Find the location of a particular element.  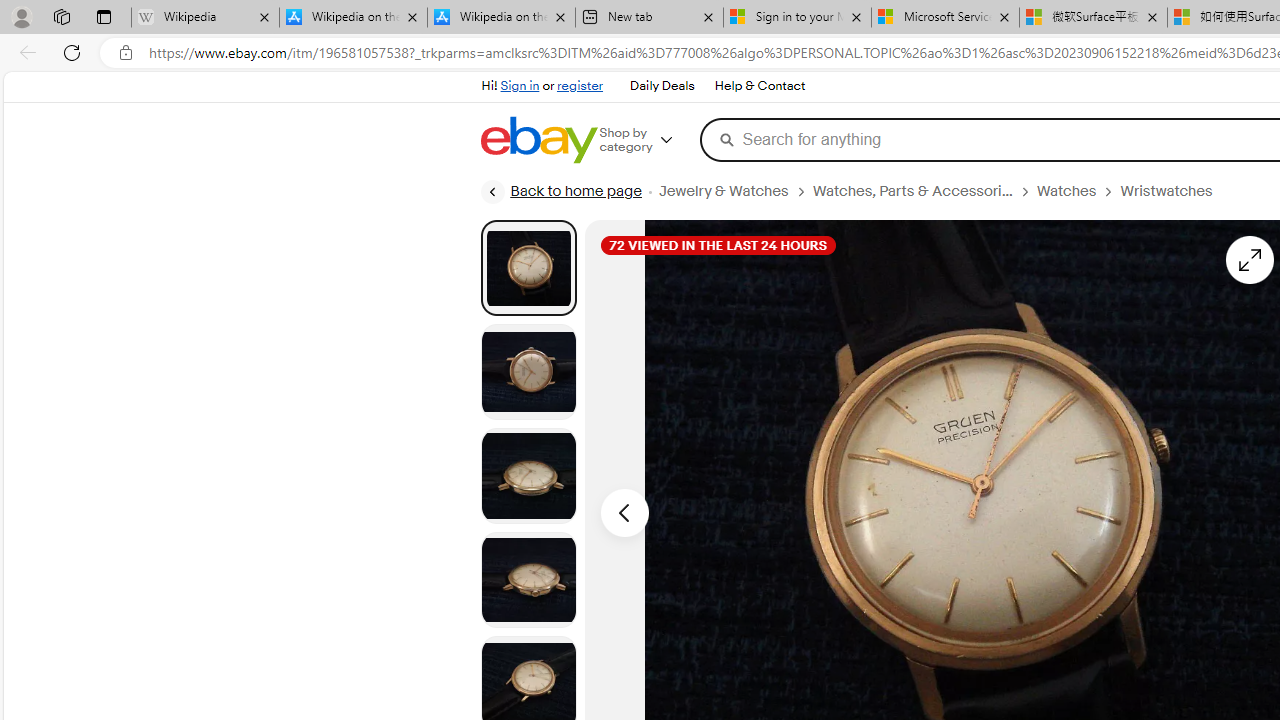

'Picture 2 of 8' is located at coordinates (528, 371).